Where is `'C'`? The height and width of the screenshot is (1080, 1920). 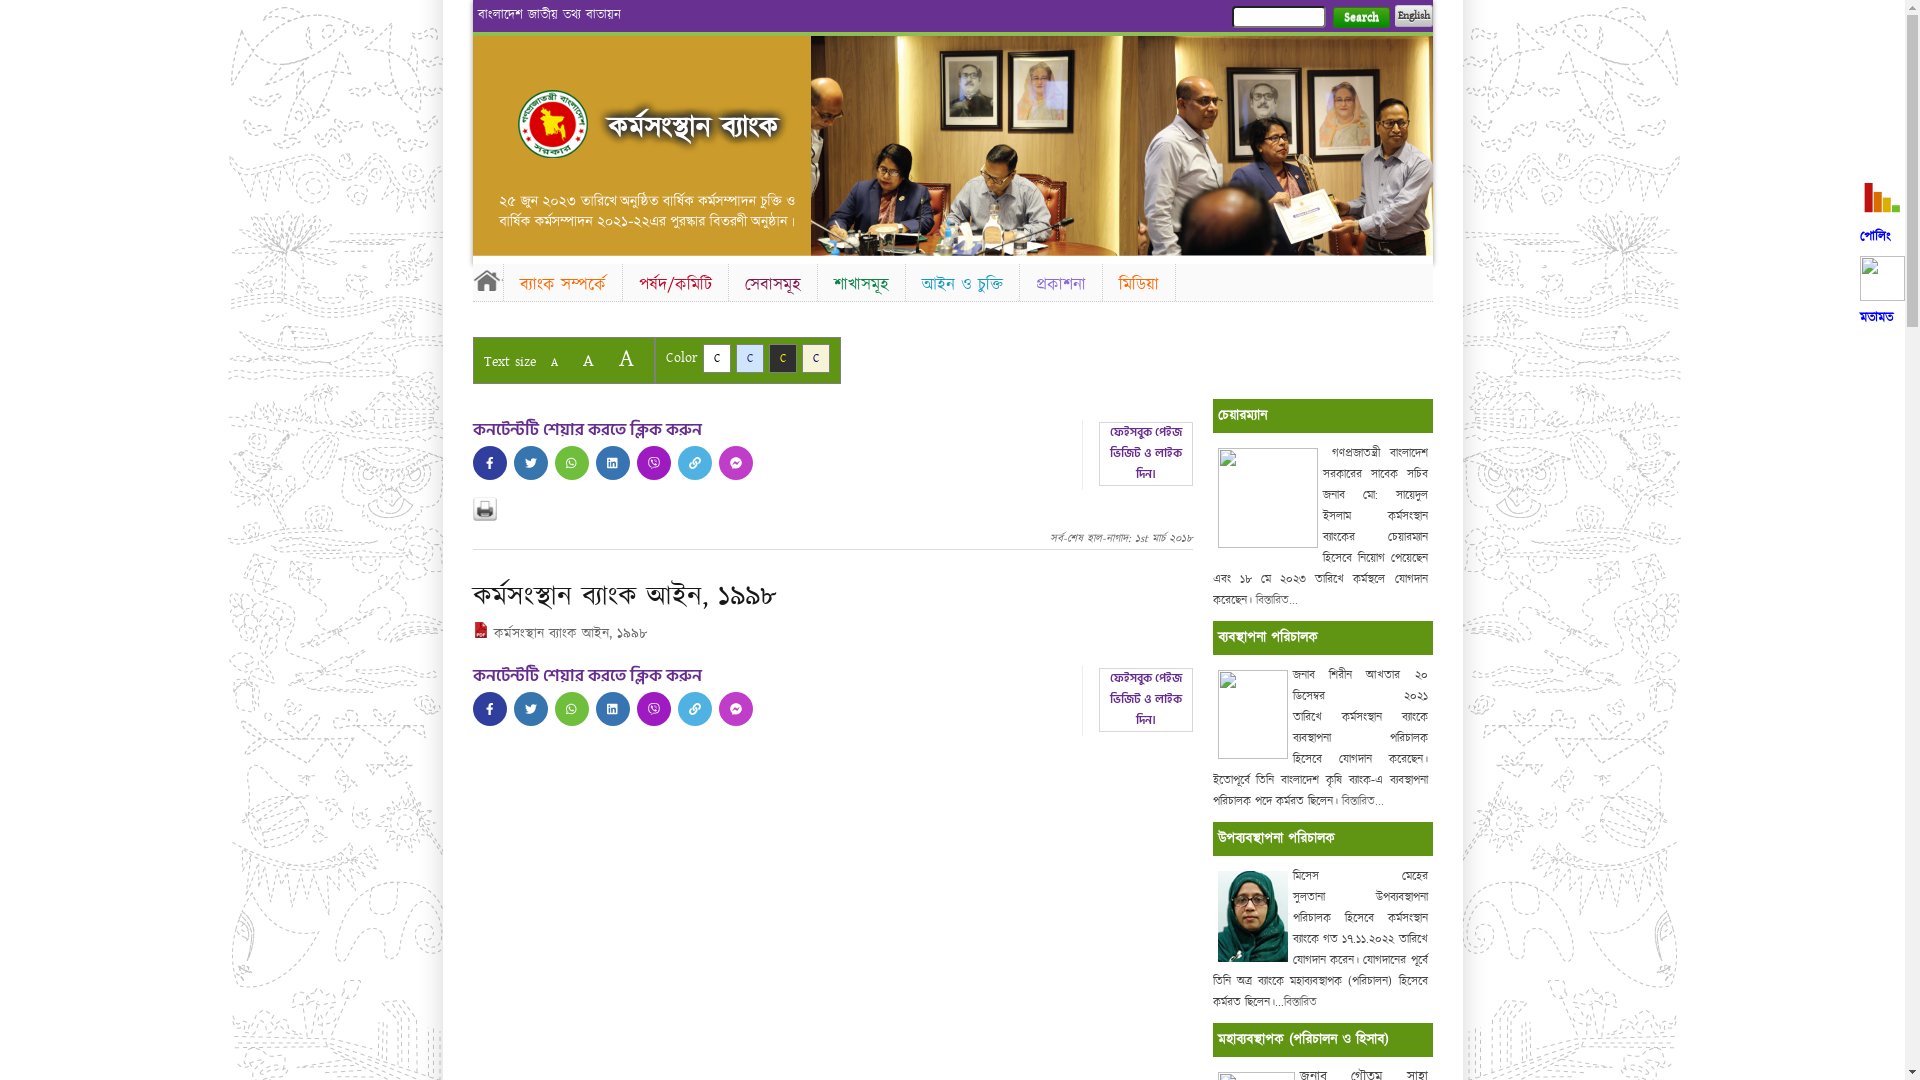
'C' is located at coordinates (781, 357).